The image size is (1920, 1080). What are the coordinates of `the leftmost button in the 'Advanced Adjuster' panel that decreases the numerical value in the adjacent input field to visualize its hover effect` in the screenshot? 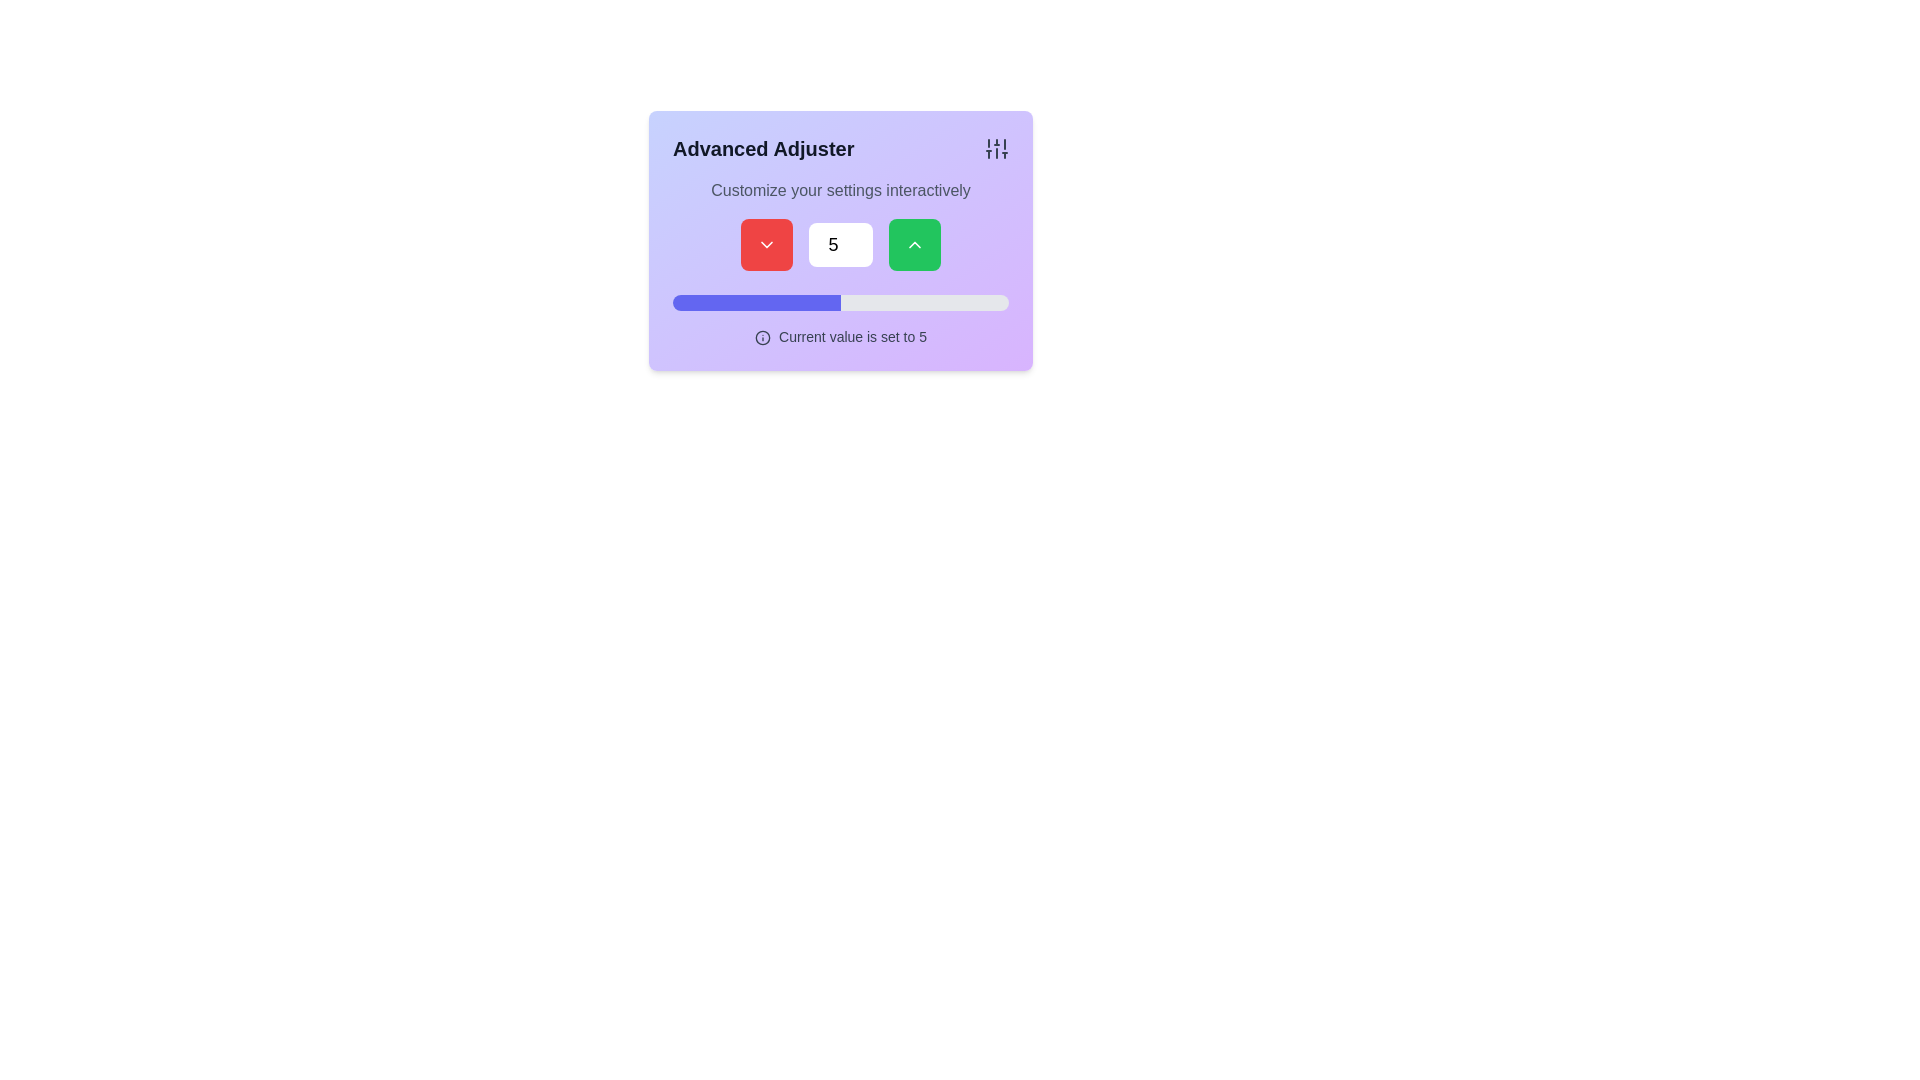 It's located at (766, 244).